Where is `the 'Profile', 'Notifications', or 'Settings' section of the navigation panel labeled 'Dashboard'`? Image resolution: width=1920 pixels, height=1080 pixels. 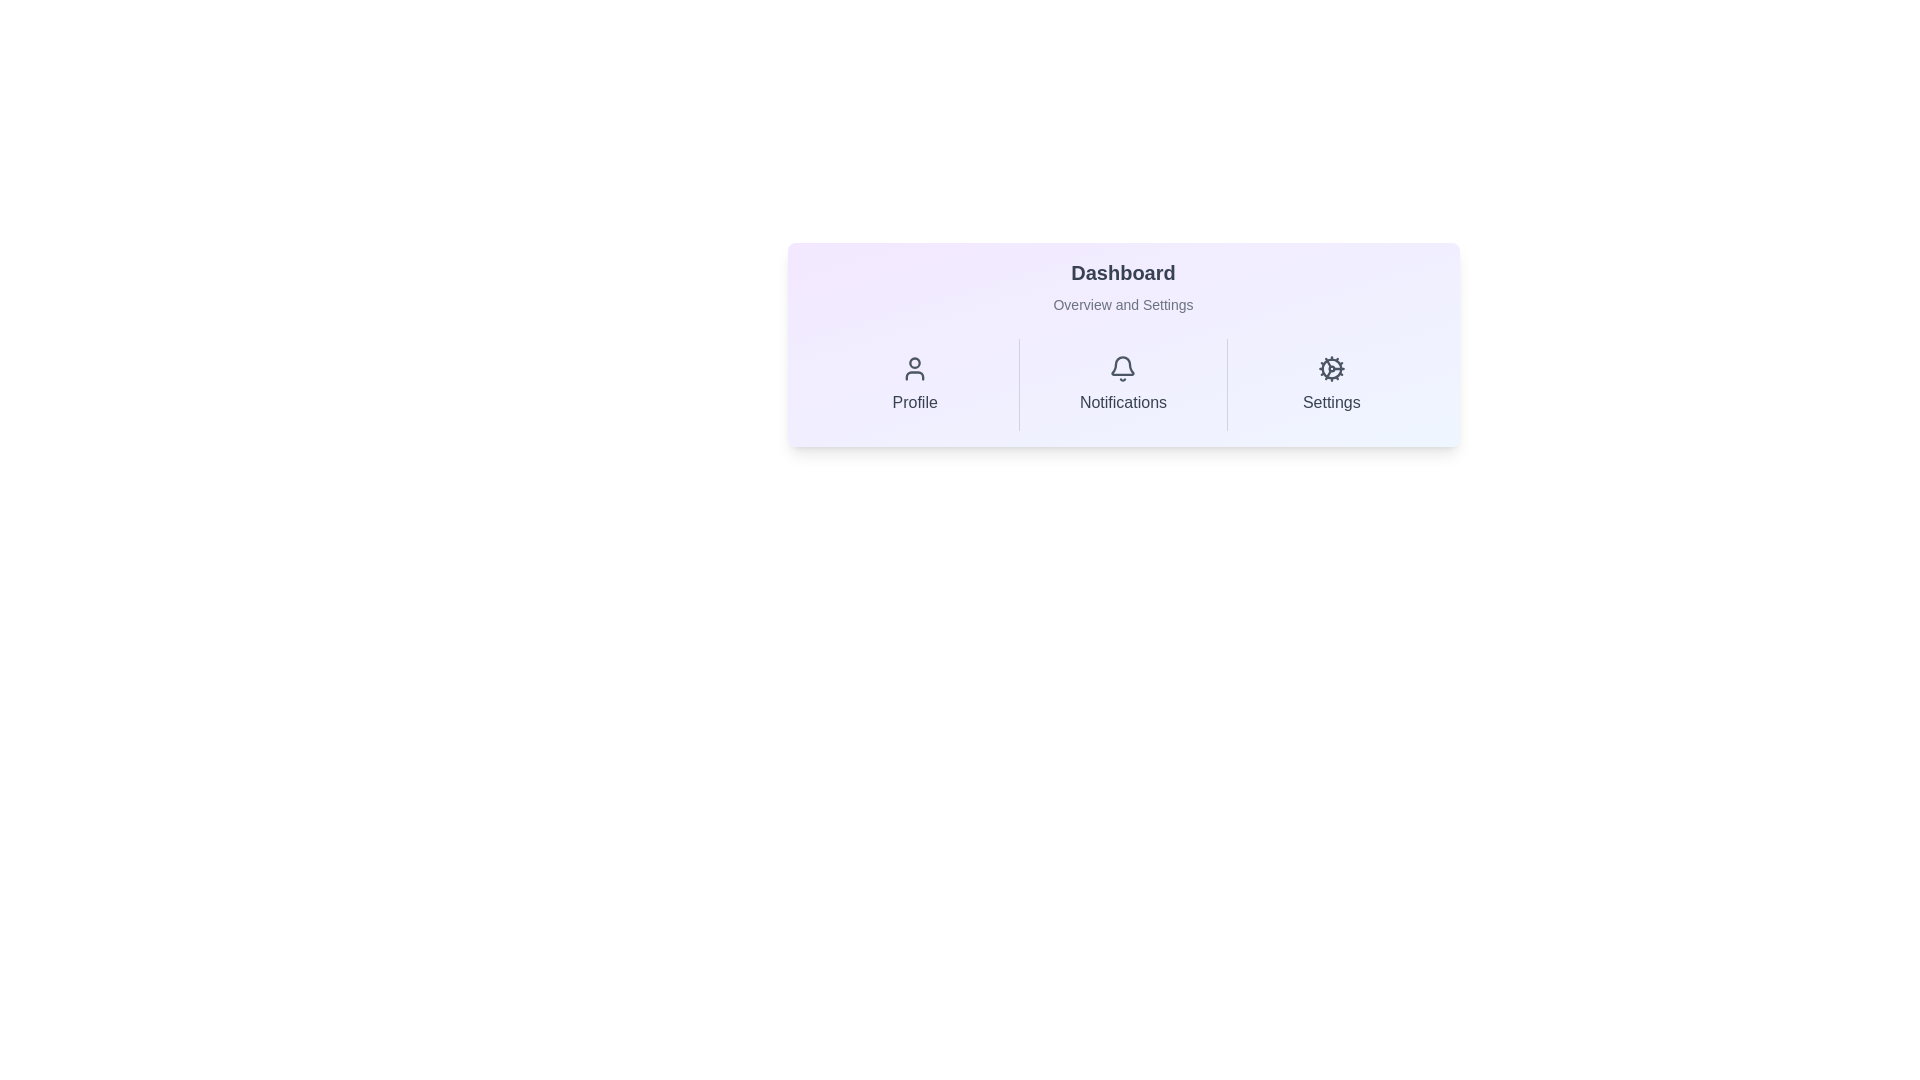
the 'Profile', 'Notifications', or 'Settings' section of the navigation panel labeled 'Dashboard' is located at coordinates (1123, 343).